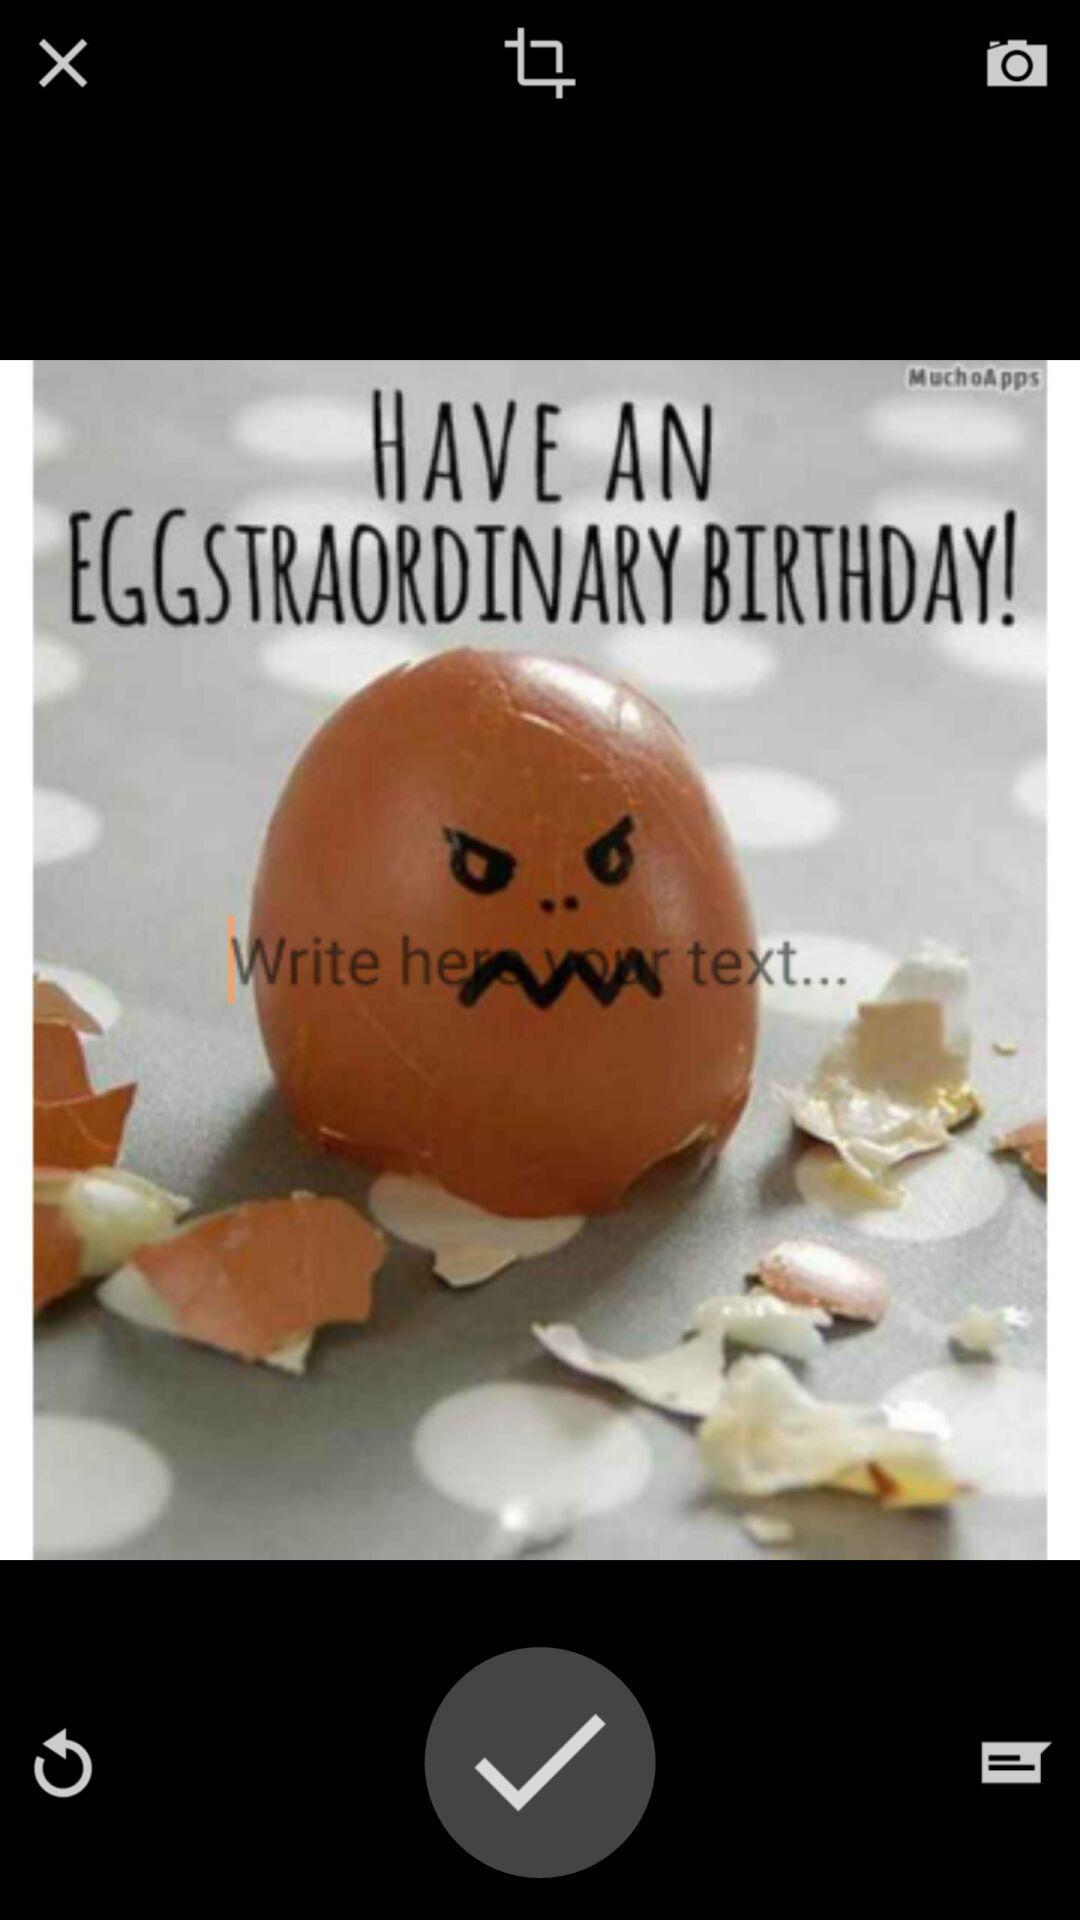 This screenshot has width=1080, height=1920. What do you see at coordinates (61, 62) in the screenshot?
I see `close` at bounding box center [61, 62].